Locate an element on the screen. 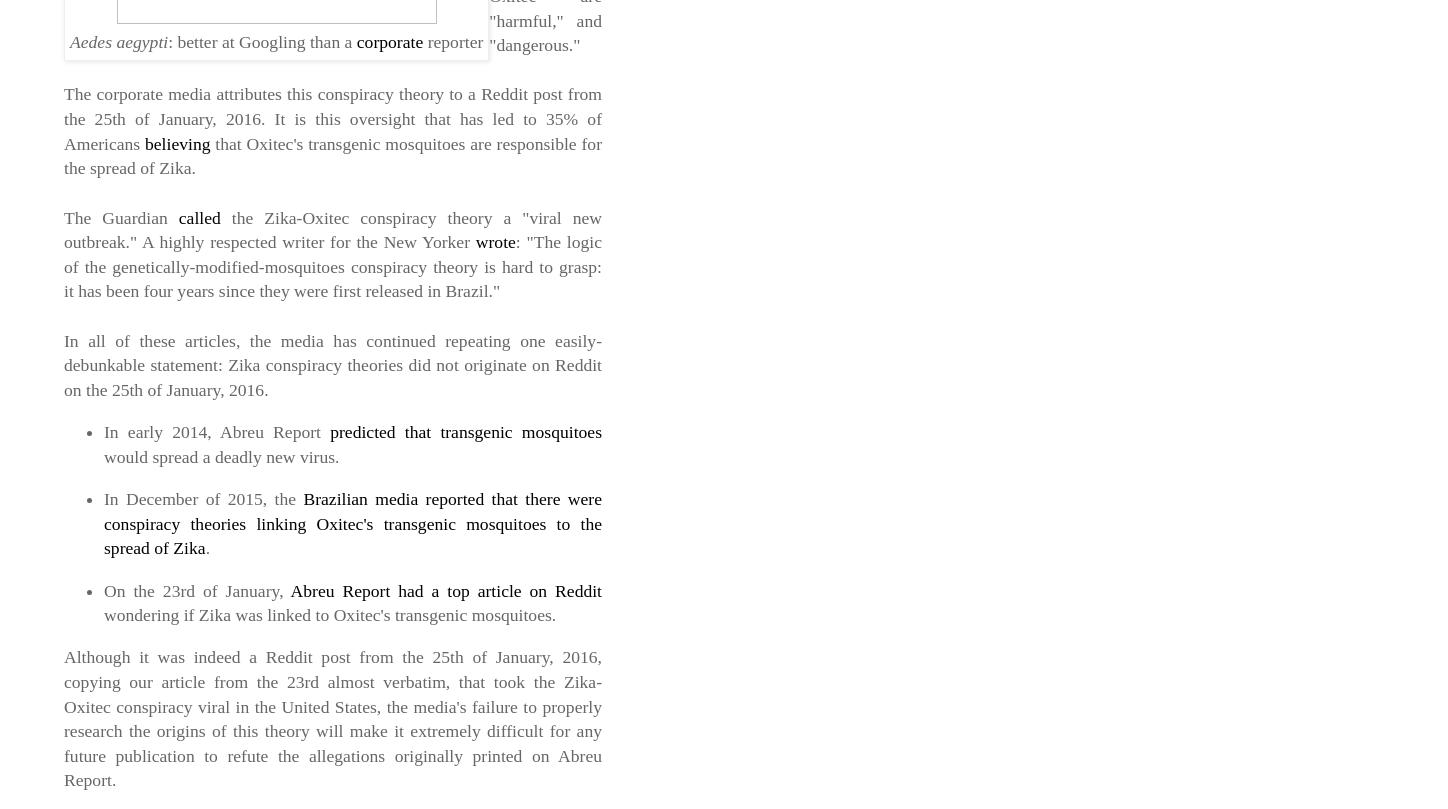 The width and height of the screenshot is (1448, 809). 'The corporate media attributes this conspiracy theory to a Reddit post 
from the 25th of January, 2016. It is this oversight that has led to 35% of 
Americans' is located at coordinates (64, 118).